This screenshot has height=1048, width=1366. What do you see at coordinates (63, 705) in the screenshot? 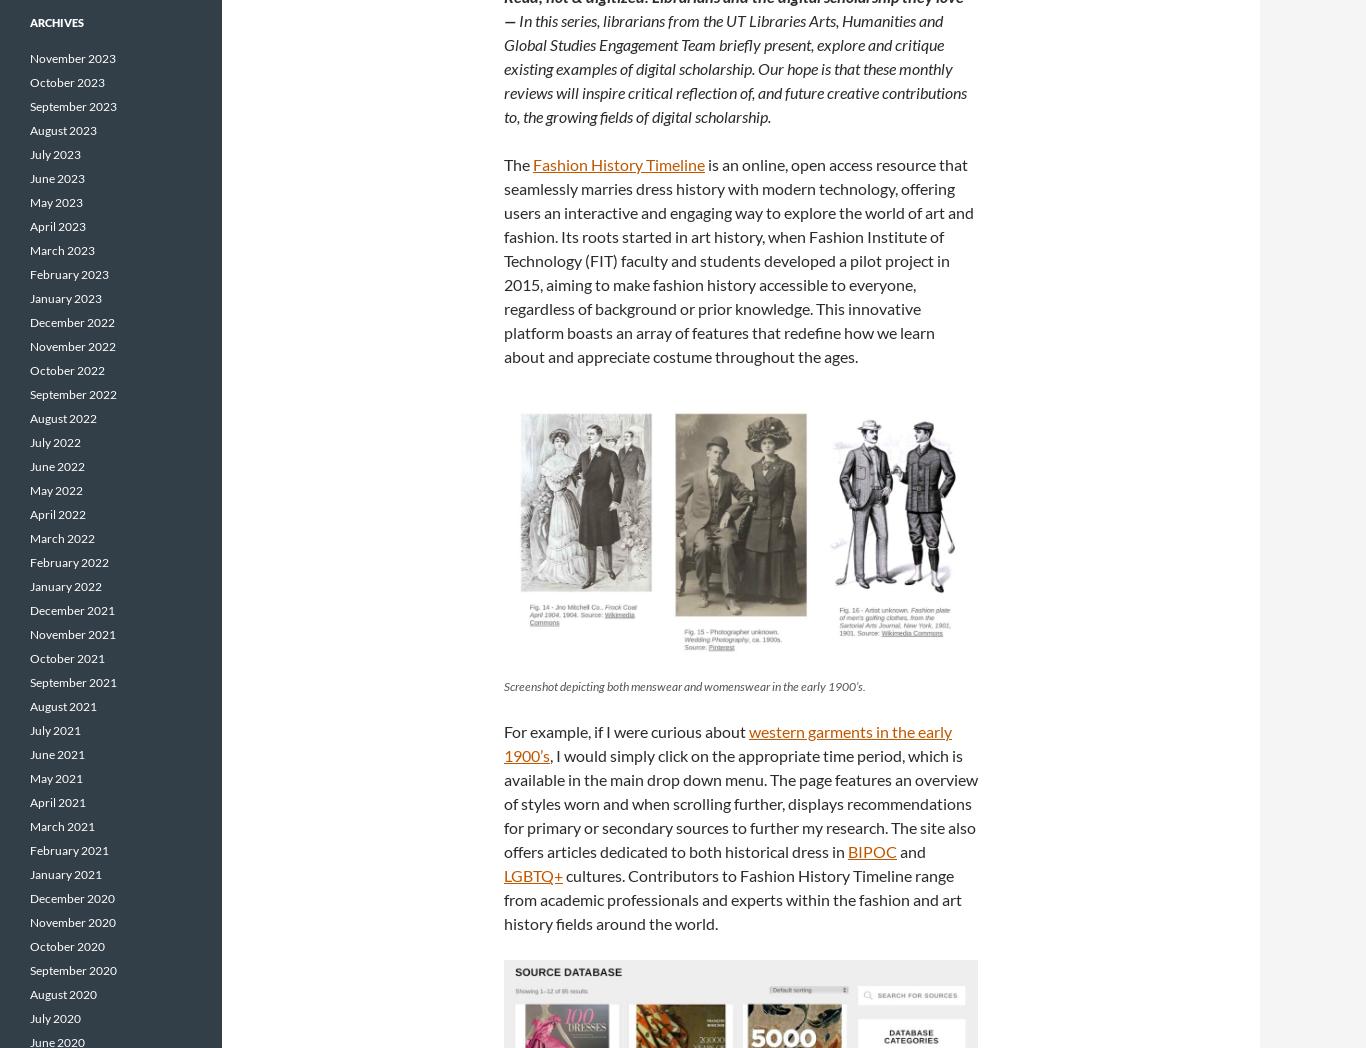
I see `'August 2021'` at bounding box center [63, 705].